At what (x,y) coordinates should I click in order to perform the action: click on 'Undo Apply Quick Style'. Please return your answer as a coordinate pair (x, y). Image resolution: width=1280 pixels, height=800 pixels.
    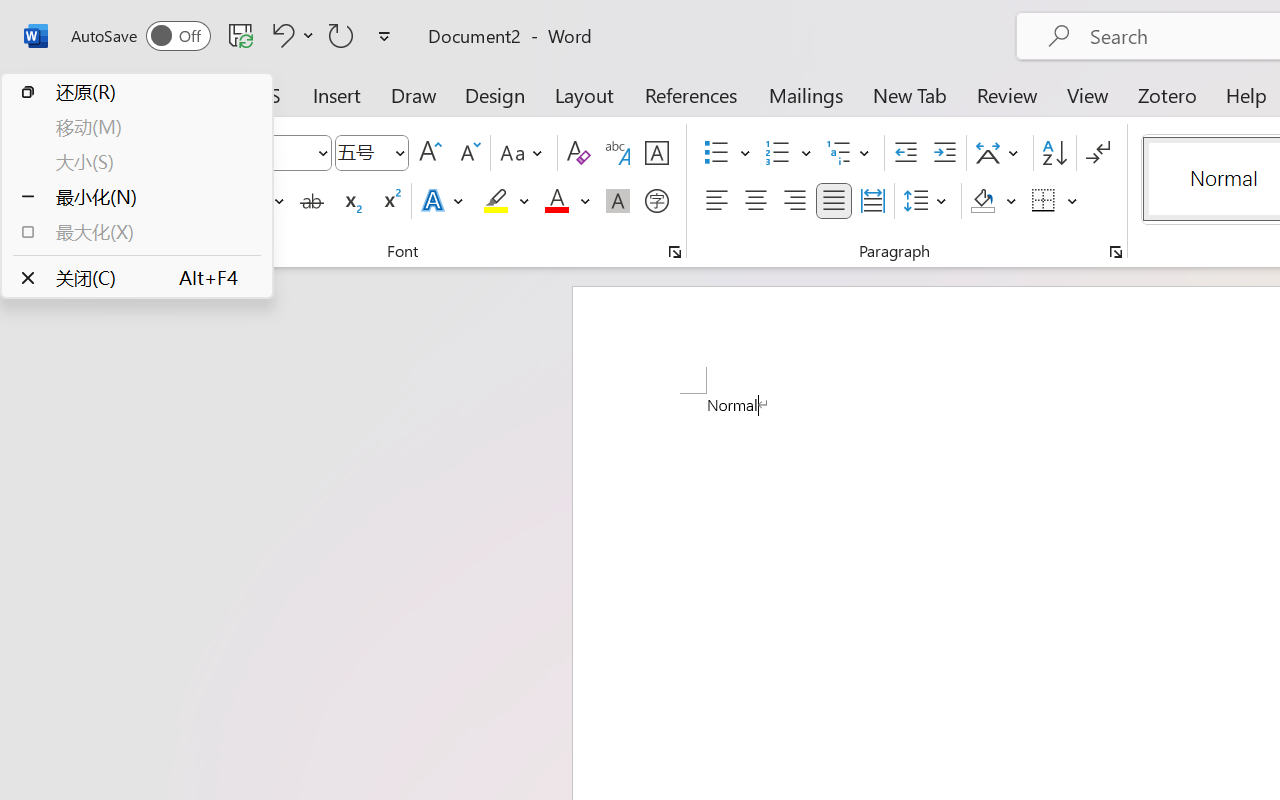
    Looking at the image, I should click on (289, 34).